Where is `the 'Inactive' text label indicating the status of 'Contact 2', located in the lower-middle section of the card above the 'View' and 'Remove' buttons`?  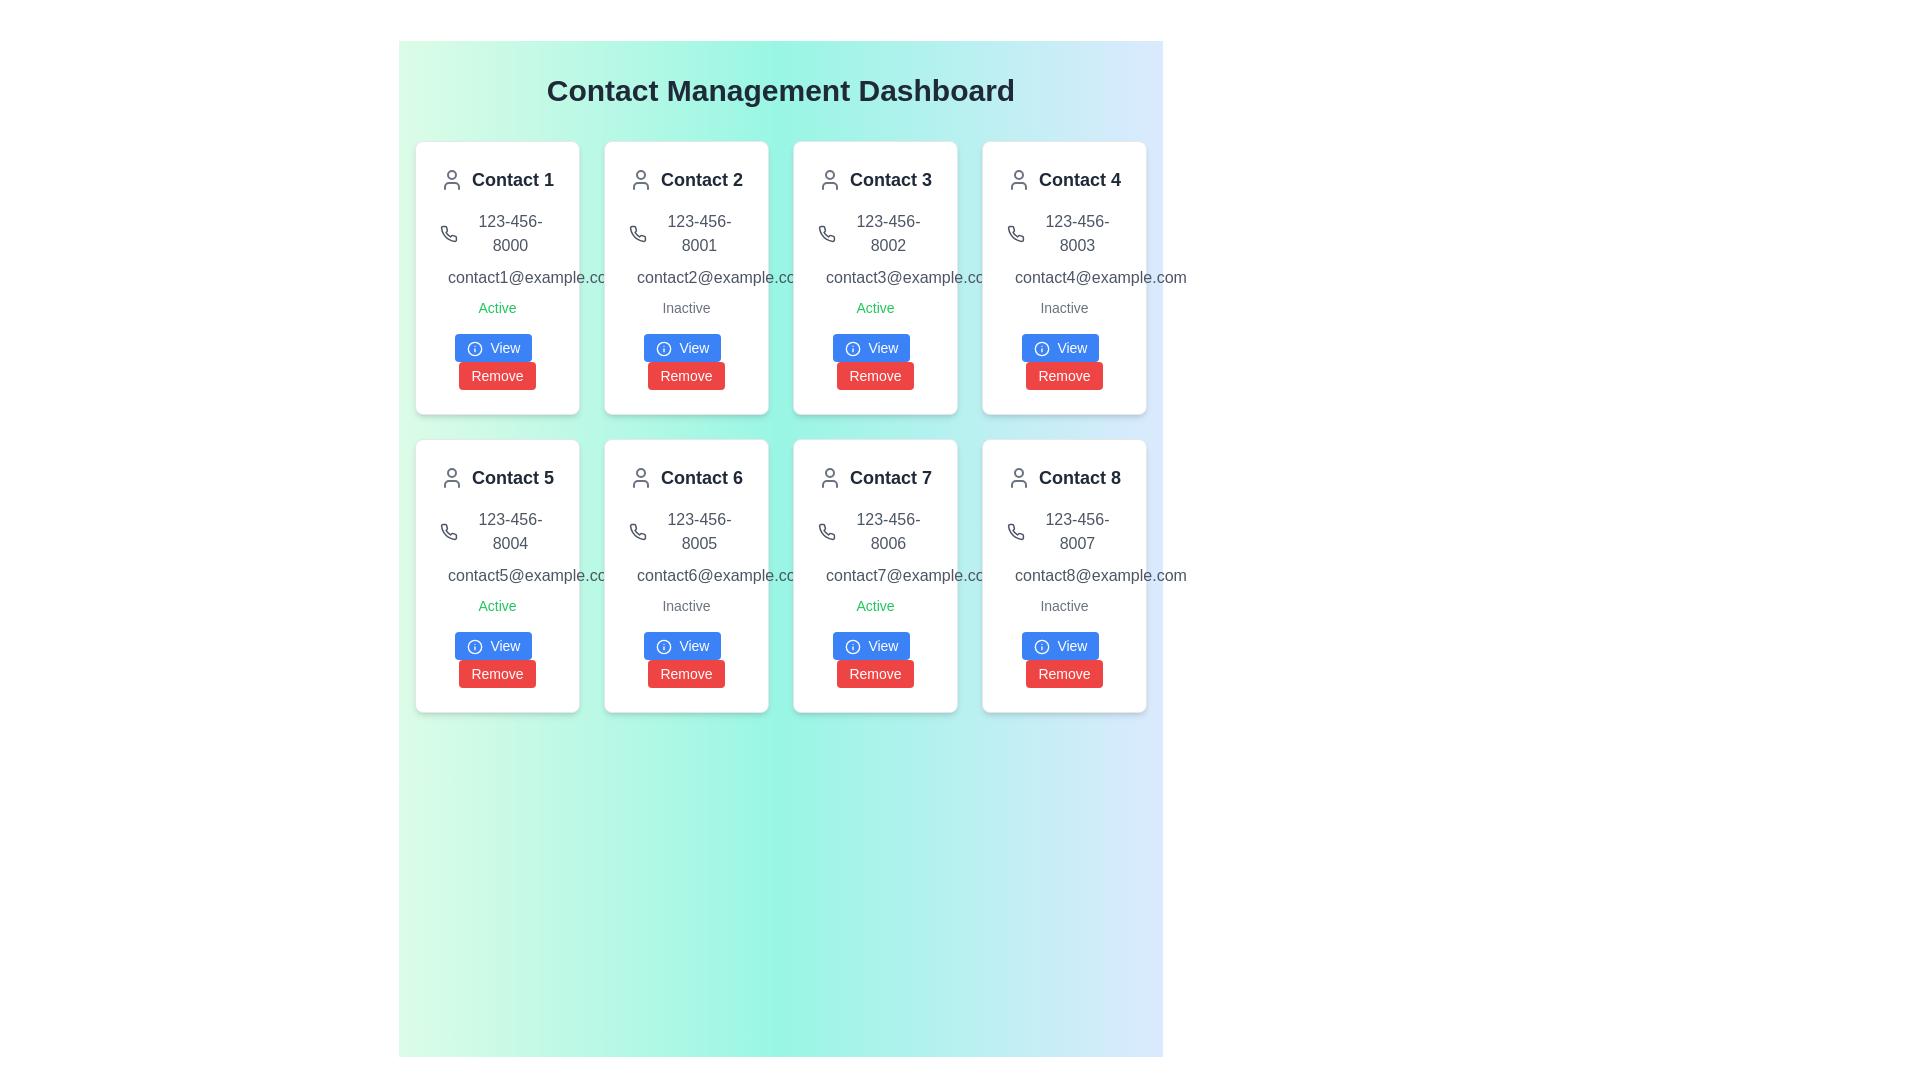
the 'Inactive' text label indicating the status of 'Contact 2', located in the lower-middle section of the card above the 'View' and 'Remove' buttons is located at coordinates (686, 308).